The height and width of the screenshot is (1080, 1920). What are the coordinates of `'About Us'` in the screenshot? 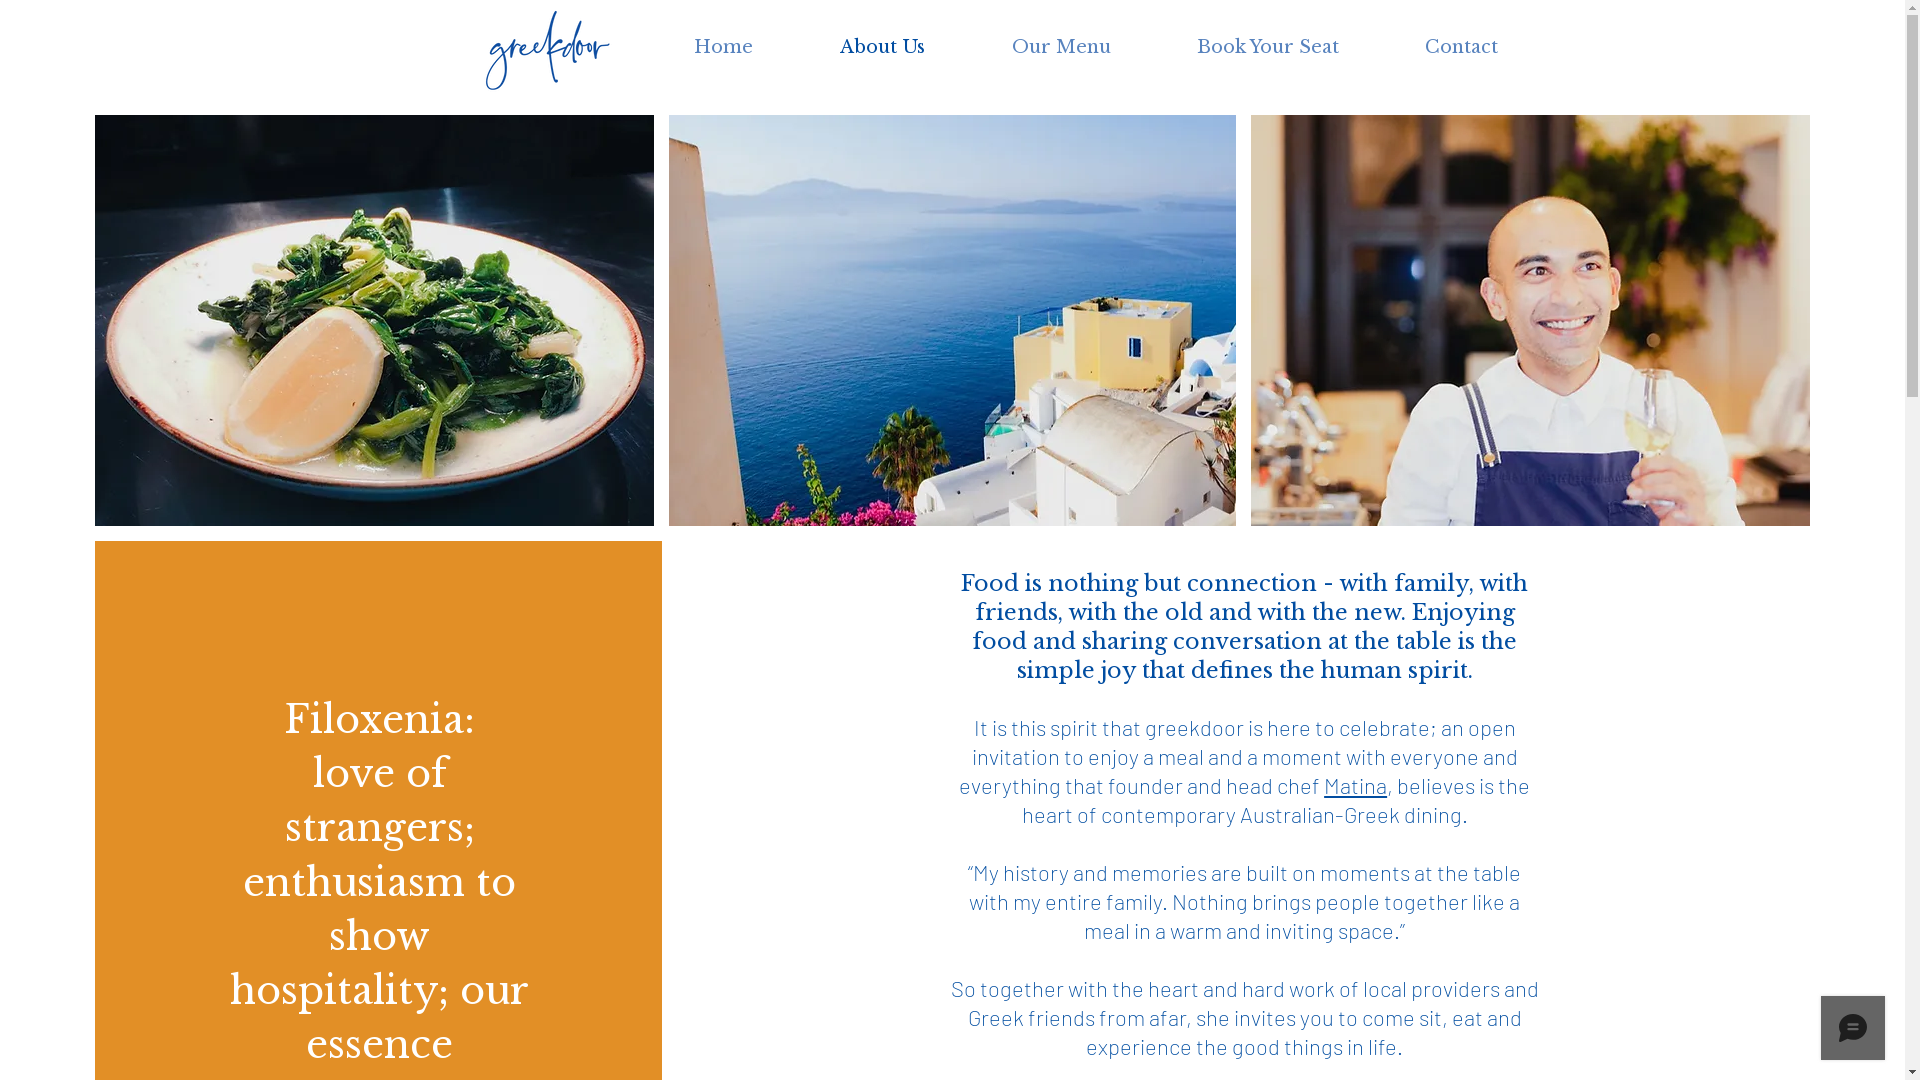 It's located at (795, 46).